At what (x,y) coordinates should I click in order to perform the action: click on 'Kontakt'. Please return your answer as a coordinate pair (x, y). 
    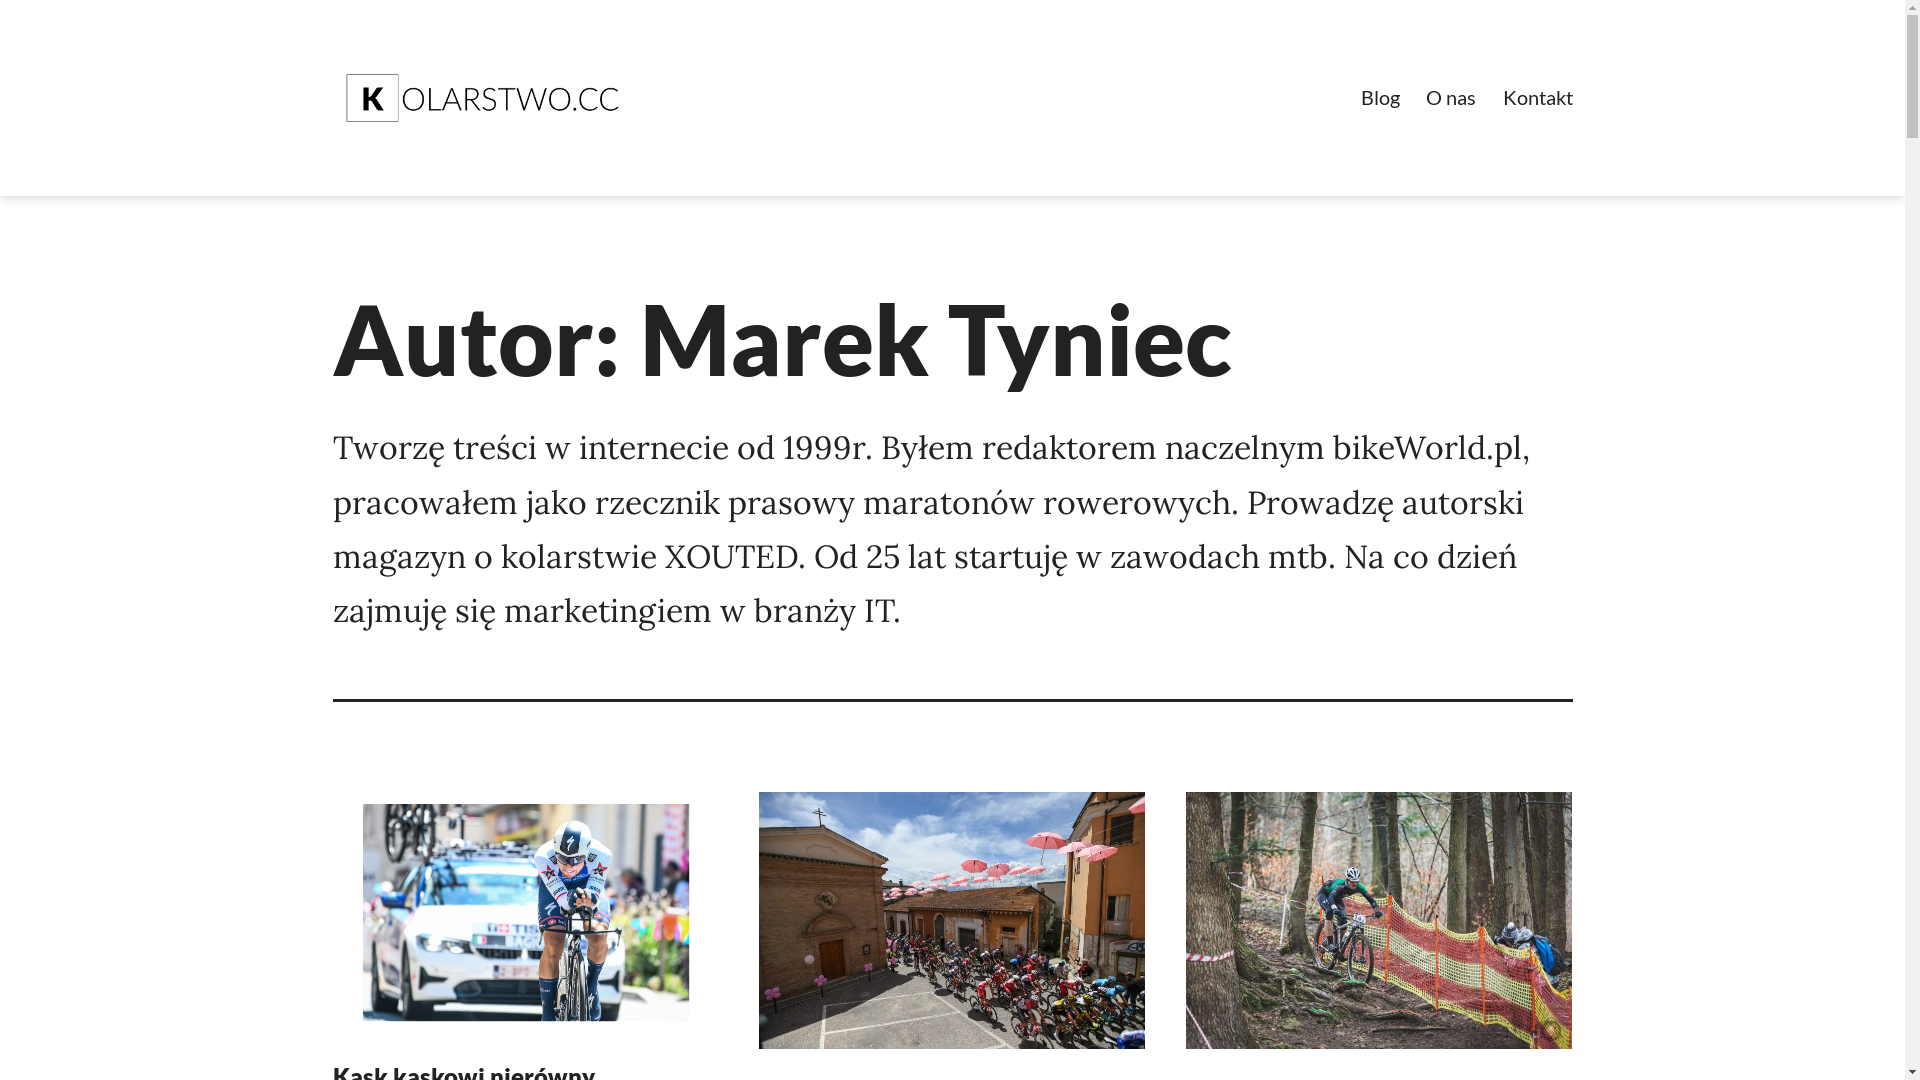
    Looking at the image, I should click on (1535, 97).